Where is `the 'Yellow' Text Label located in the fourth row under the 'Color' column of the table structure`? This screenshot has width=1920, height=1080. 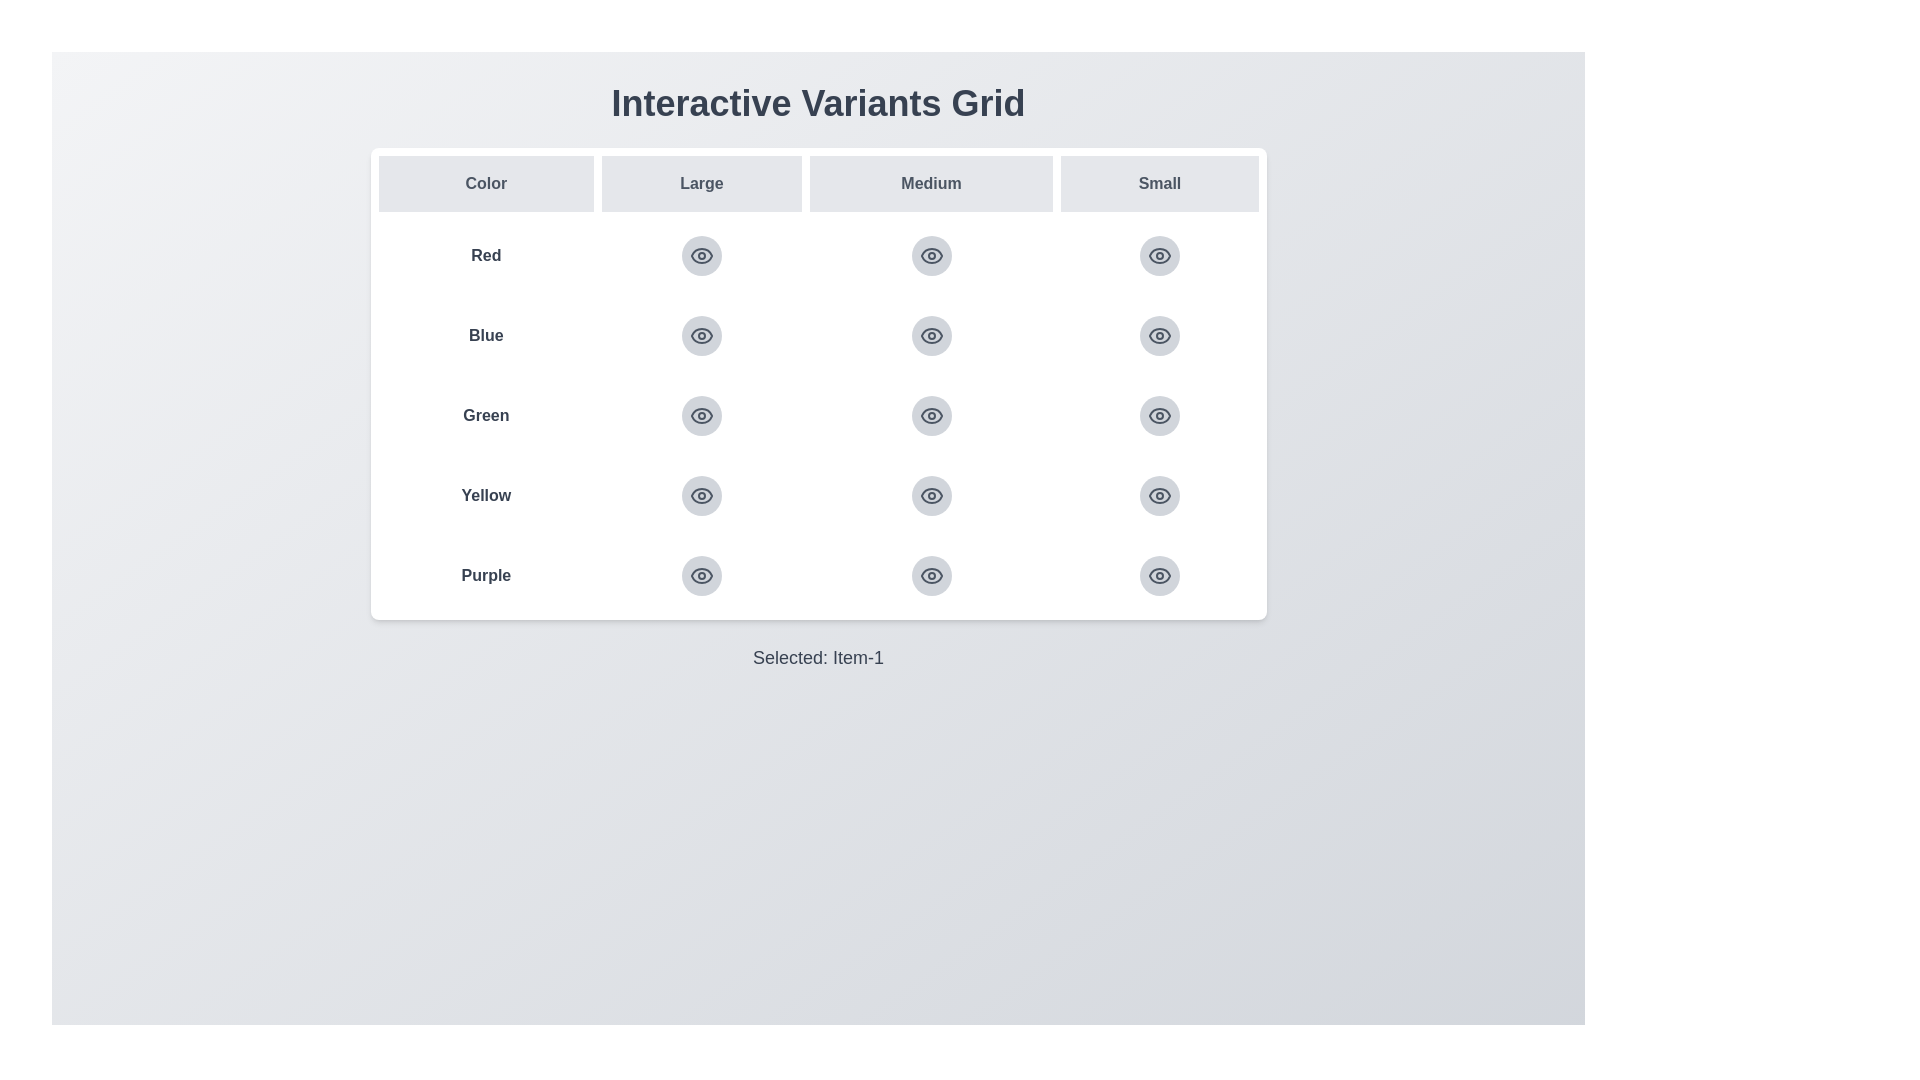 the 'Yellow' Text Label located in the fourth row under the 'Color' column of the table structure is located at coordinates (486, 495).